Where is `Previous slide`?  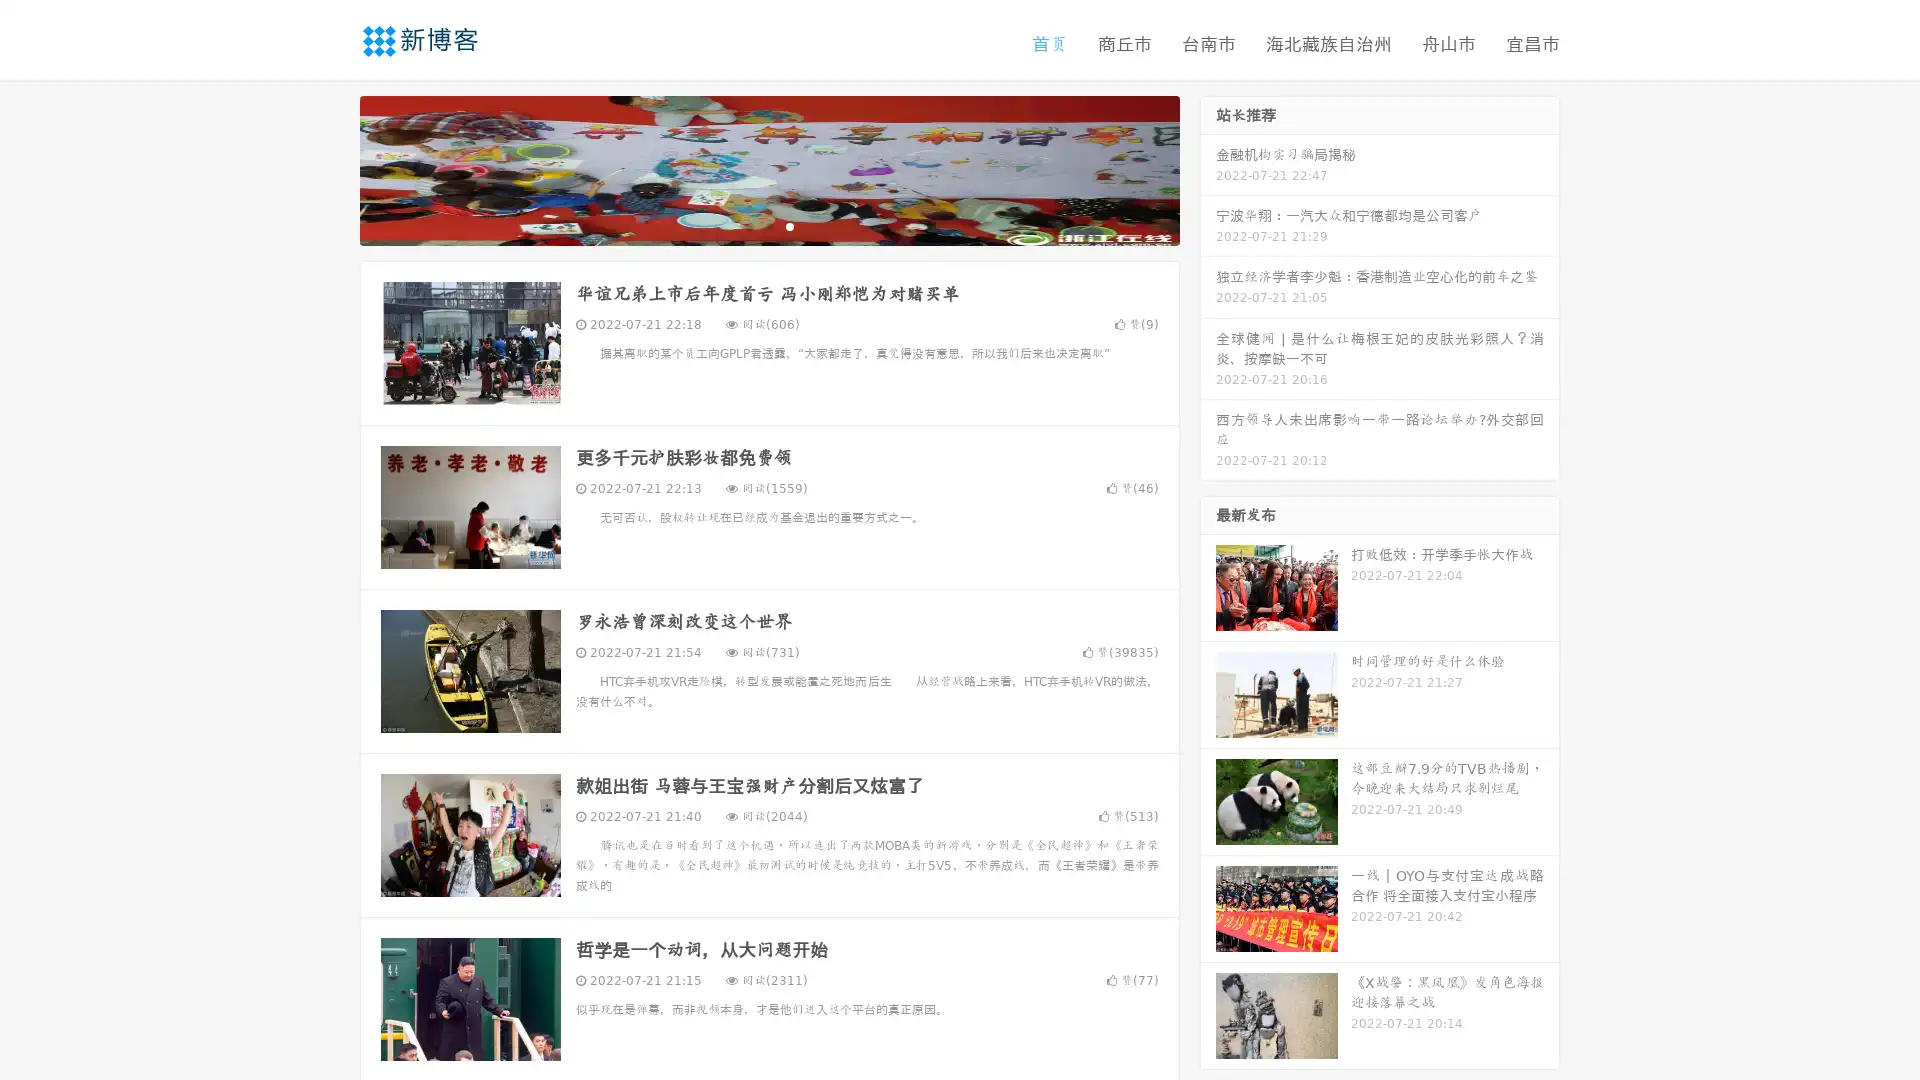 Previous slide is located at coordinates (330, 168).